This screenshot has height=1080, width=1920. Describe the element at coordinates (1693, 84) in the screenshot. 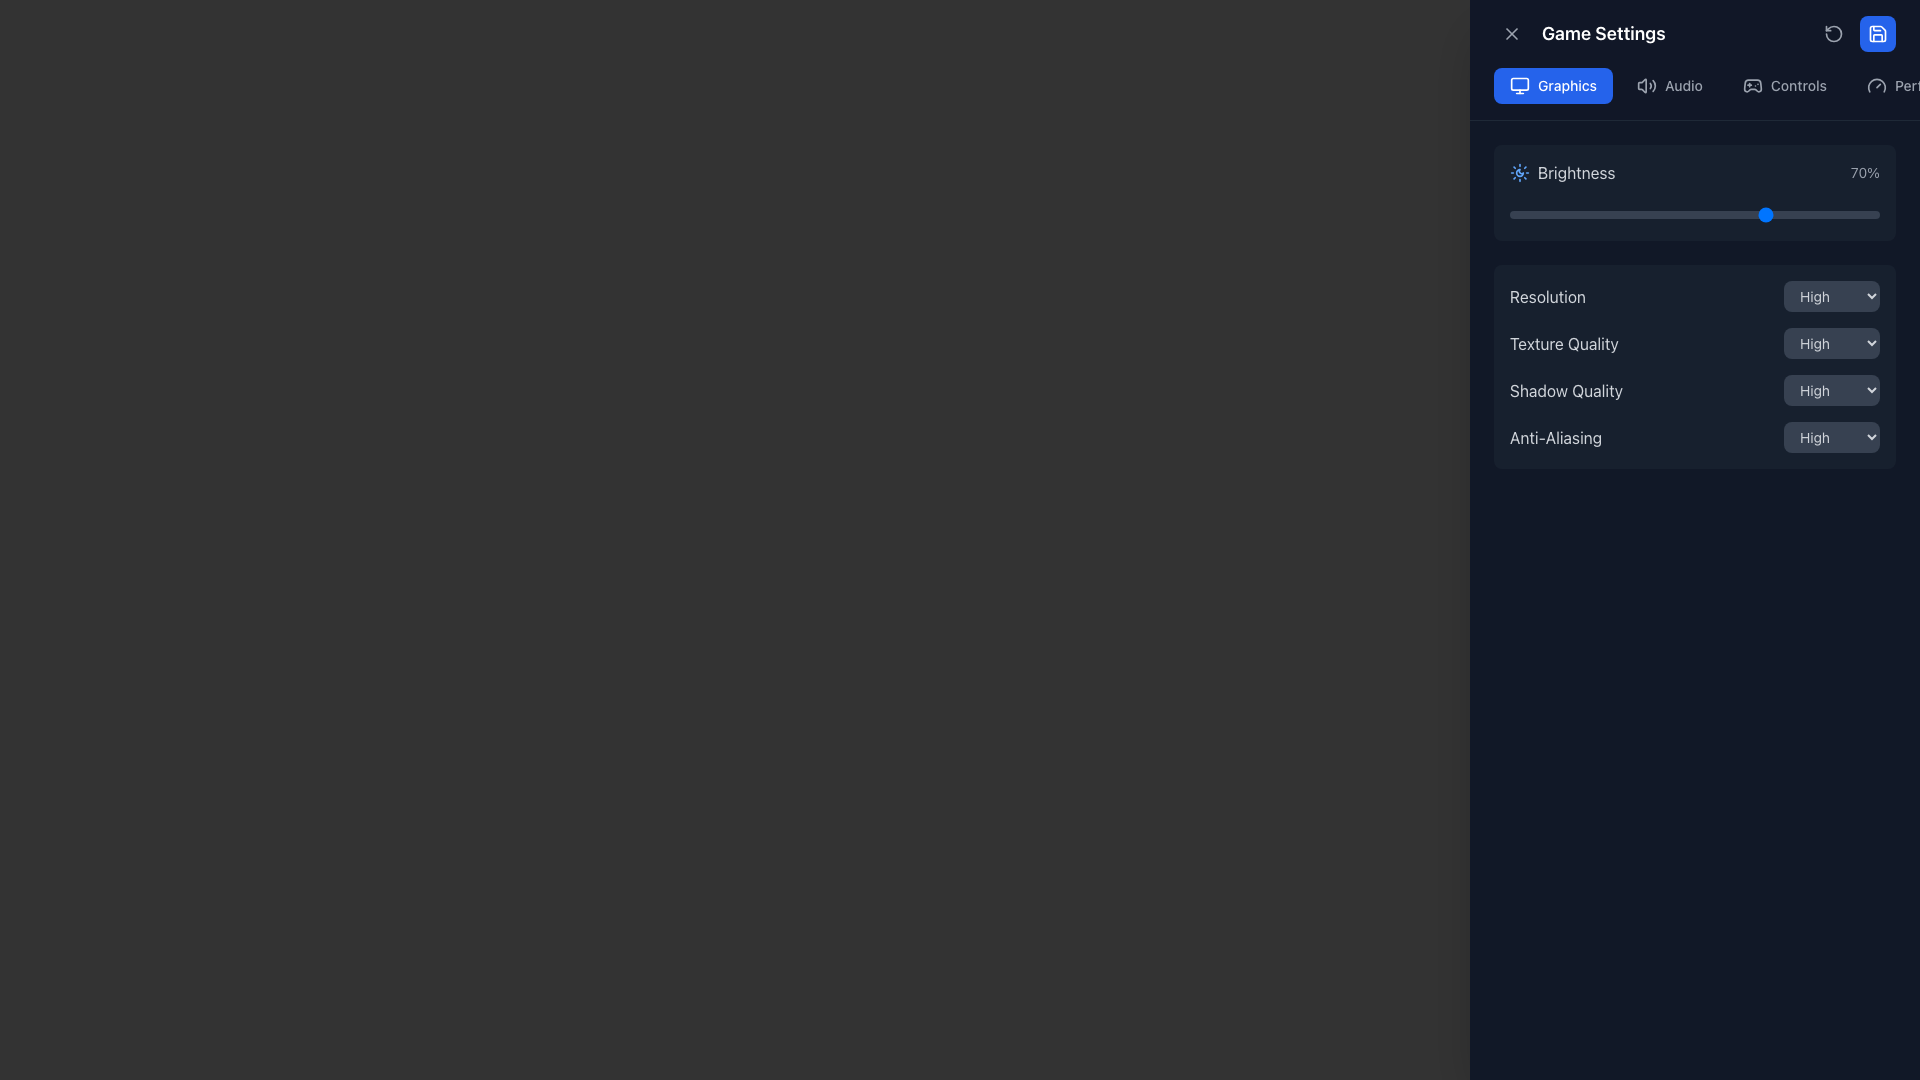

I see `the 'Audio' button in the Game Settings section` at that location.